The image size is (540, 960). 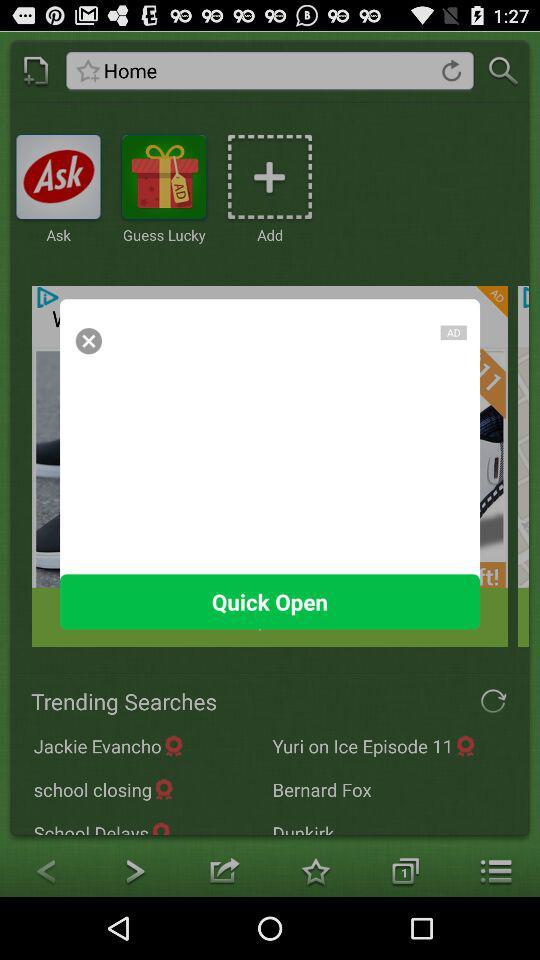 What do you see at coordinates (87, 363) in the screenshot?
I see `the close icon` at bounding box center [87, 363].